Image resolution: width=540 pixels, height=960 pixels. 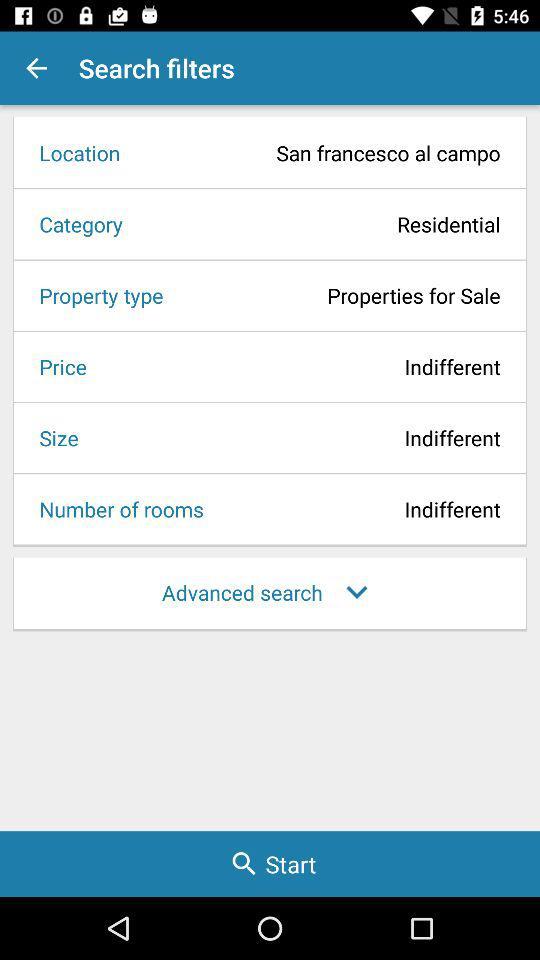 I want to click on icon above size icon, so click(x=56, y=365).